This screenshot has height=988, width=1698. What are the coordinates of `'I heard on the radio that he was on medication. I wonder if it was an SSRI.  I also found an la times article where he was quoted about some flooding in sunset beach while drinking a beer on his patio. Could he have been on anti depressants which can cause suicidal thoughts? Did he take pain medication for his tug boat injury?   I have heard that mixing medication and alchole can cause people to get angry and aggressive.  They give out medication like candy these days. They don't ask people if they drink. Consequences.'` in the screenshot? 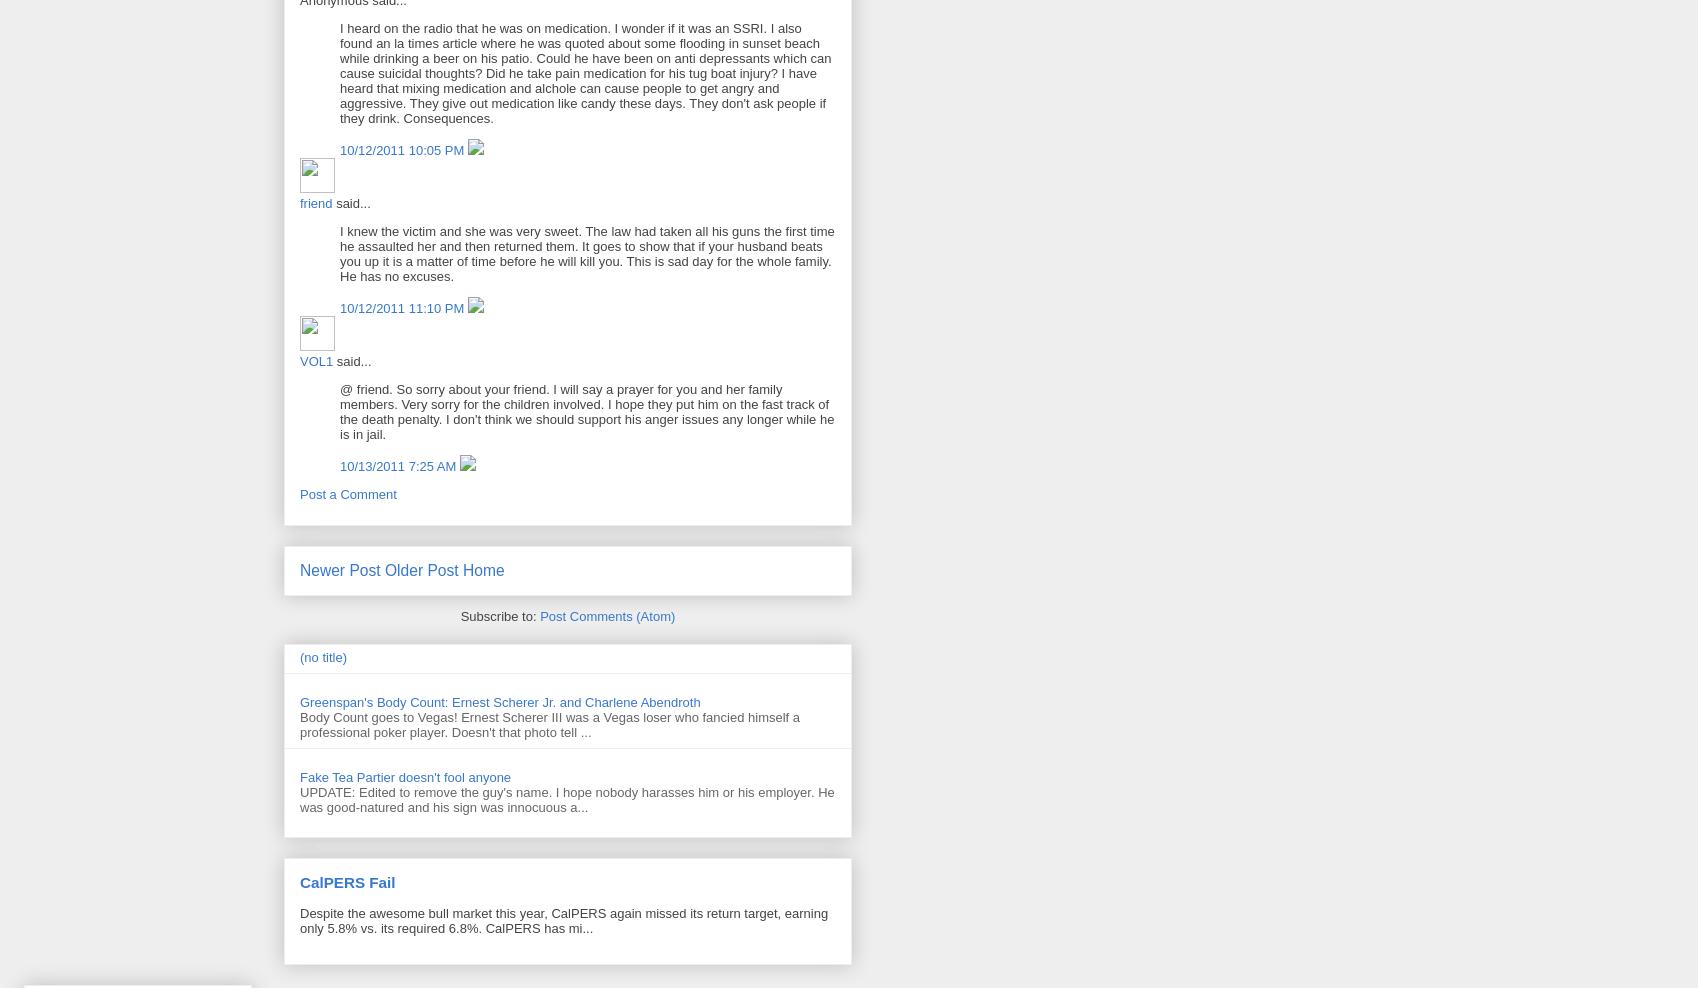 It's located at (585, 72).